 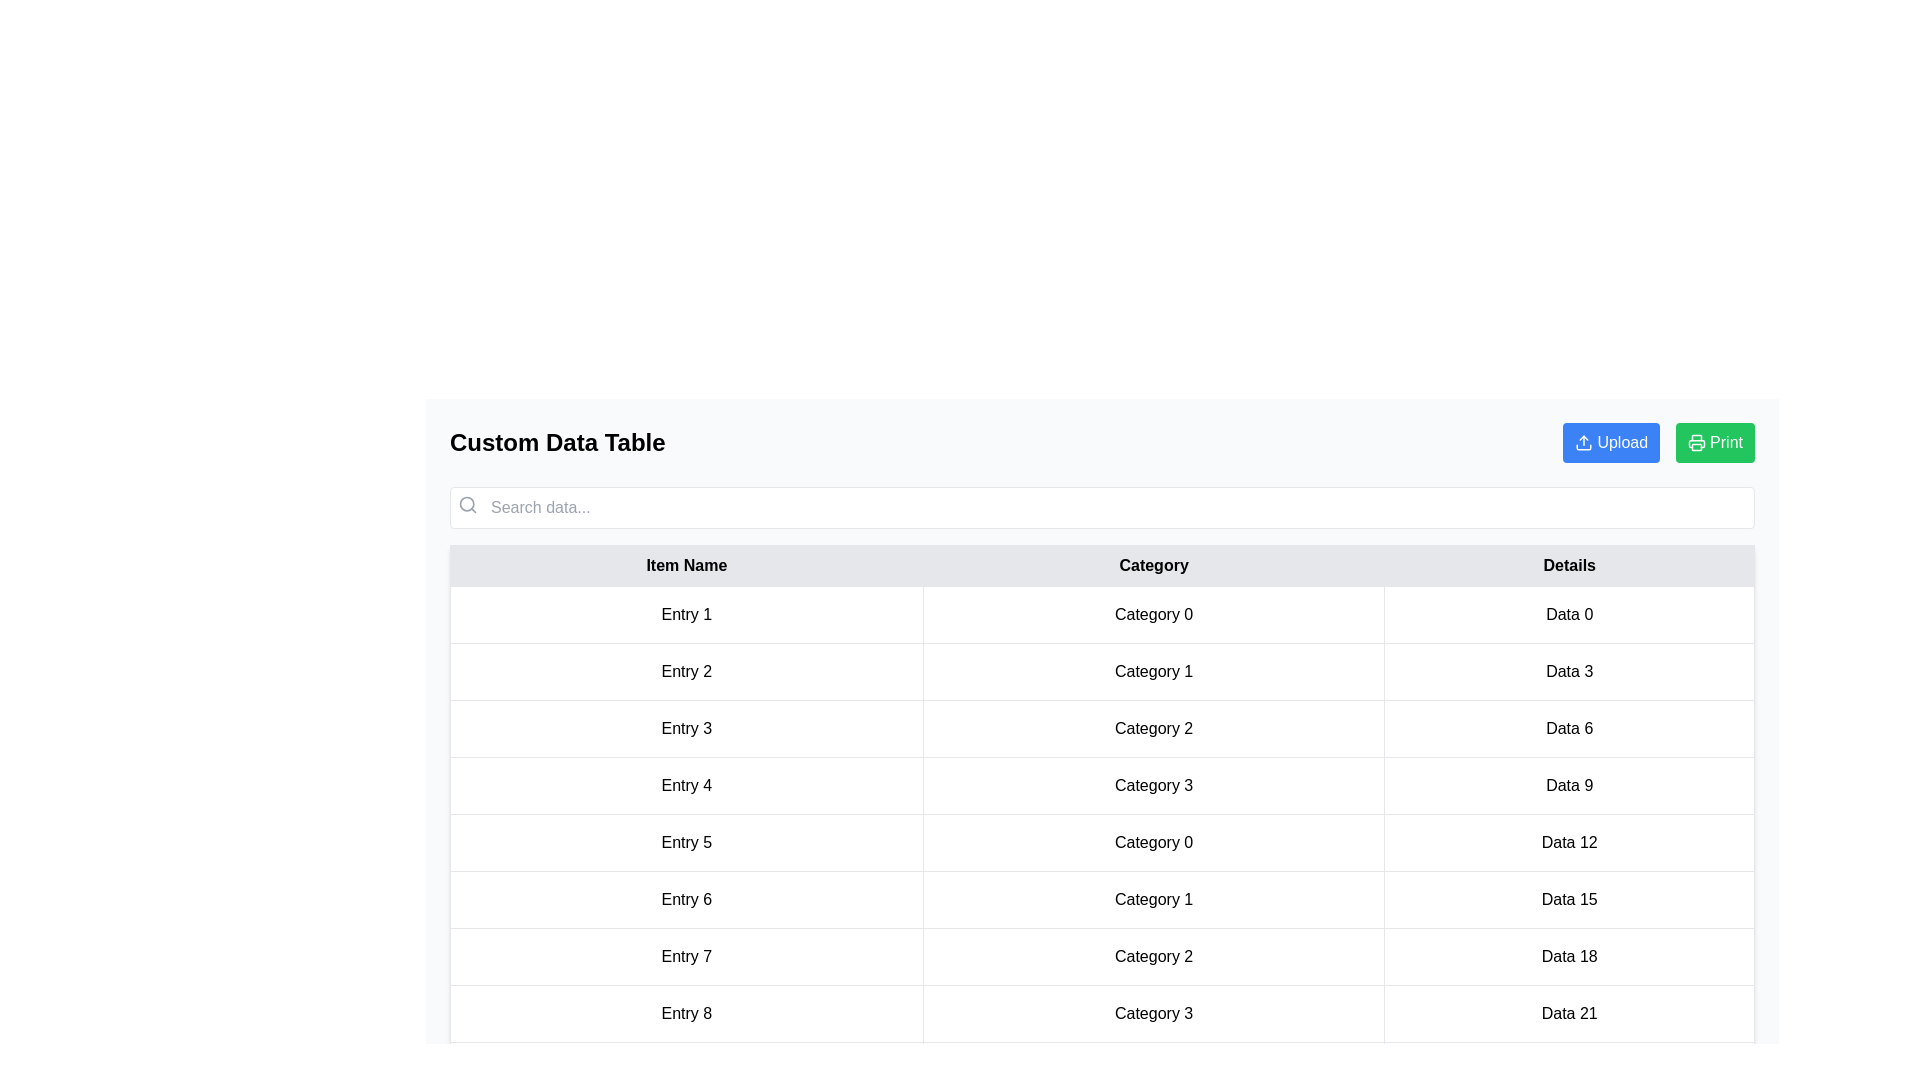 What do you see at coordinates (1714, 442) in the screenshot?
I see `the 'Print' button to initiate the print action` at bounding box center [1714, 442].